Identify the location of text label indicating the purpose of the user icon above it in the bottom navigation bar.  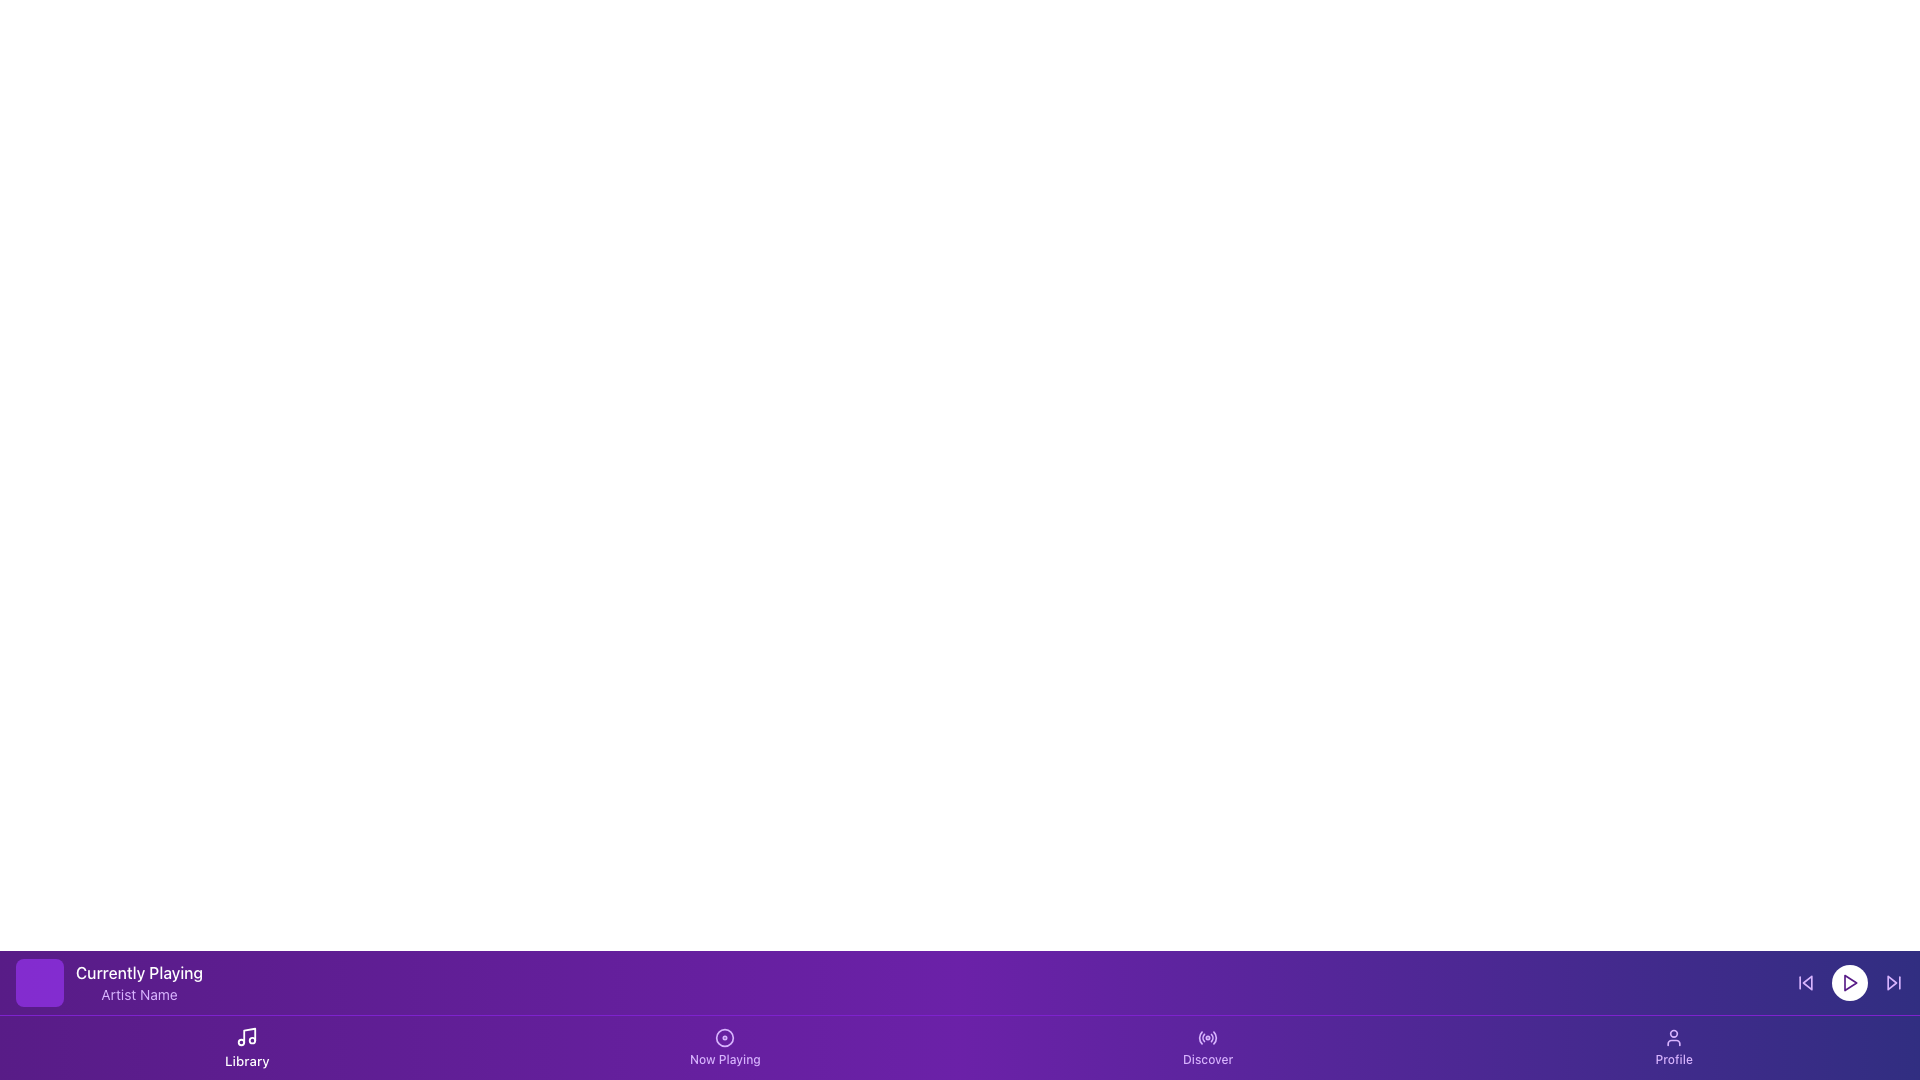
(1674, 1059).